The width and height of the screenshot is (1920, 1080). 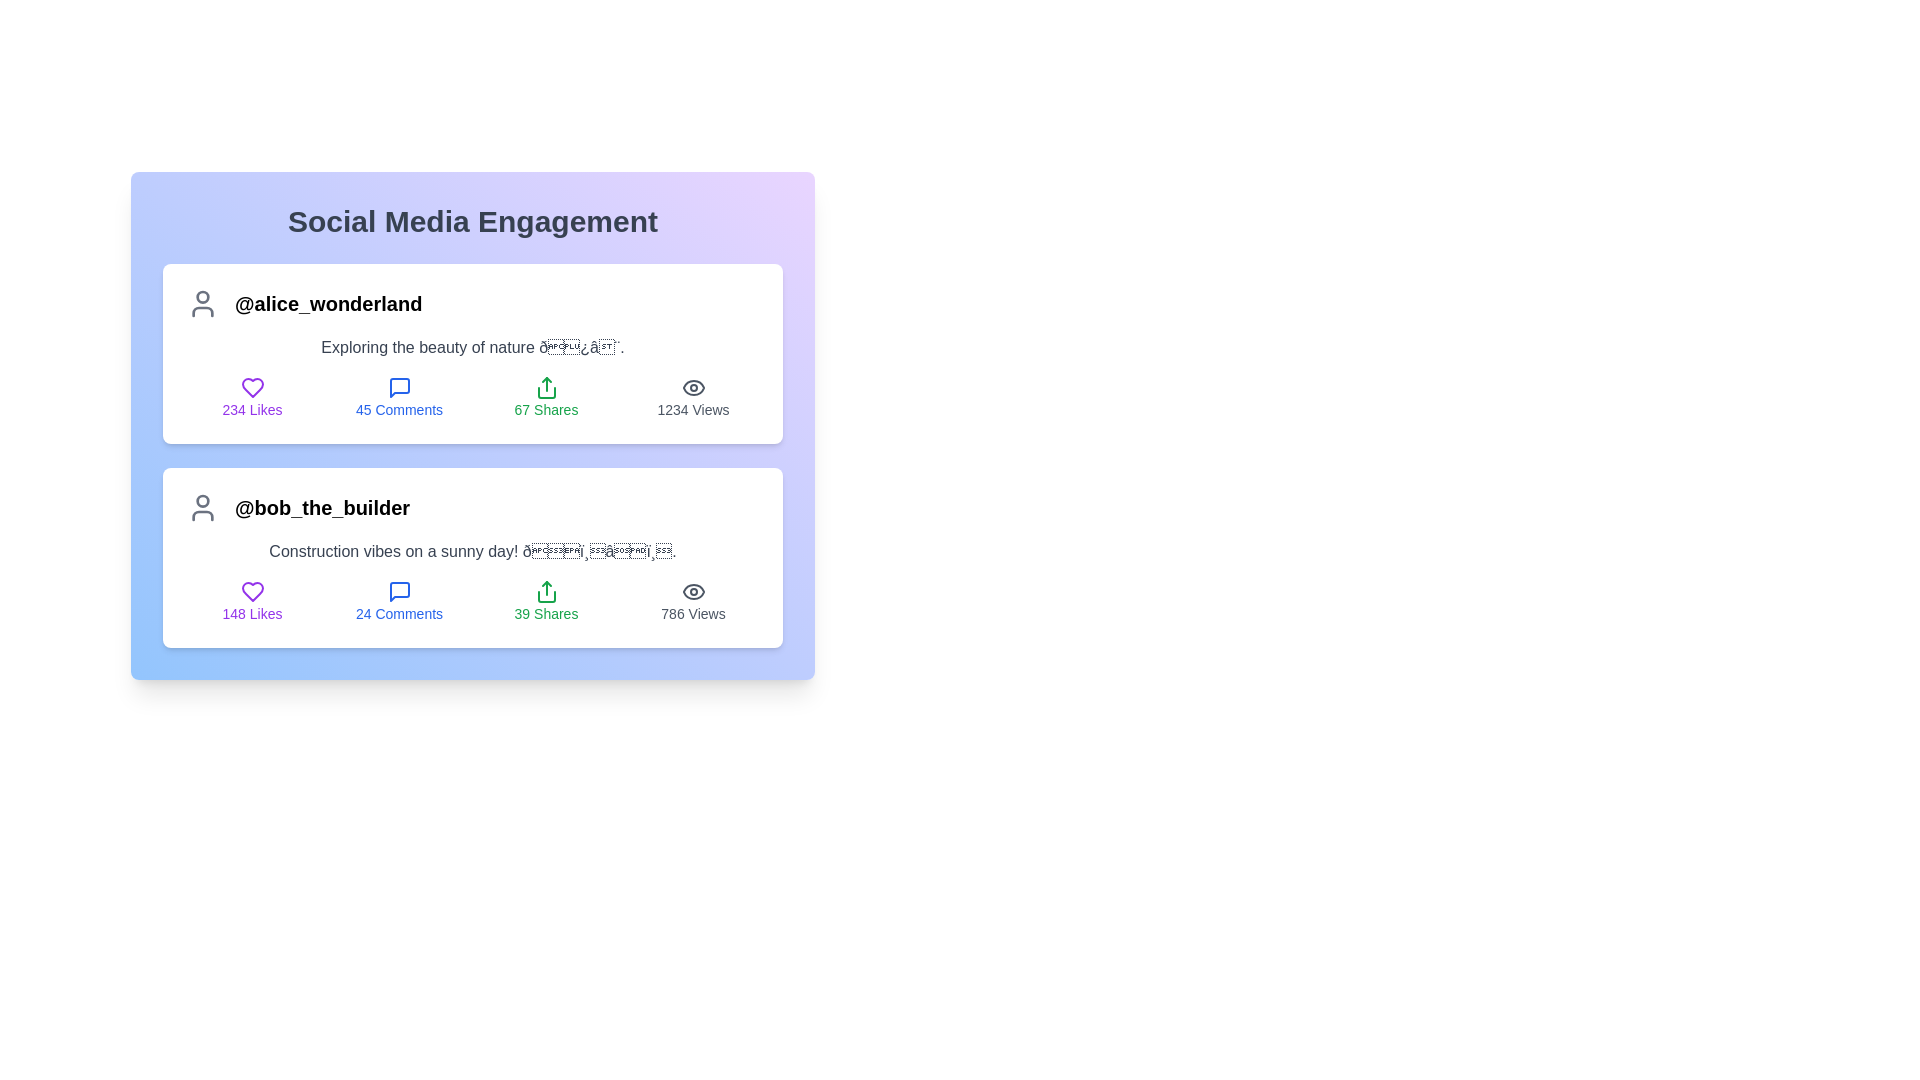 What do you see at coordinates (251, 590) in the screenshot?
I see `the heart-shaped icon with a purple outline and white interior located` at bounding box center [251, 590].